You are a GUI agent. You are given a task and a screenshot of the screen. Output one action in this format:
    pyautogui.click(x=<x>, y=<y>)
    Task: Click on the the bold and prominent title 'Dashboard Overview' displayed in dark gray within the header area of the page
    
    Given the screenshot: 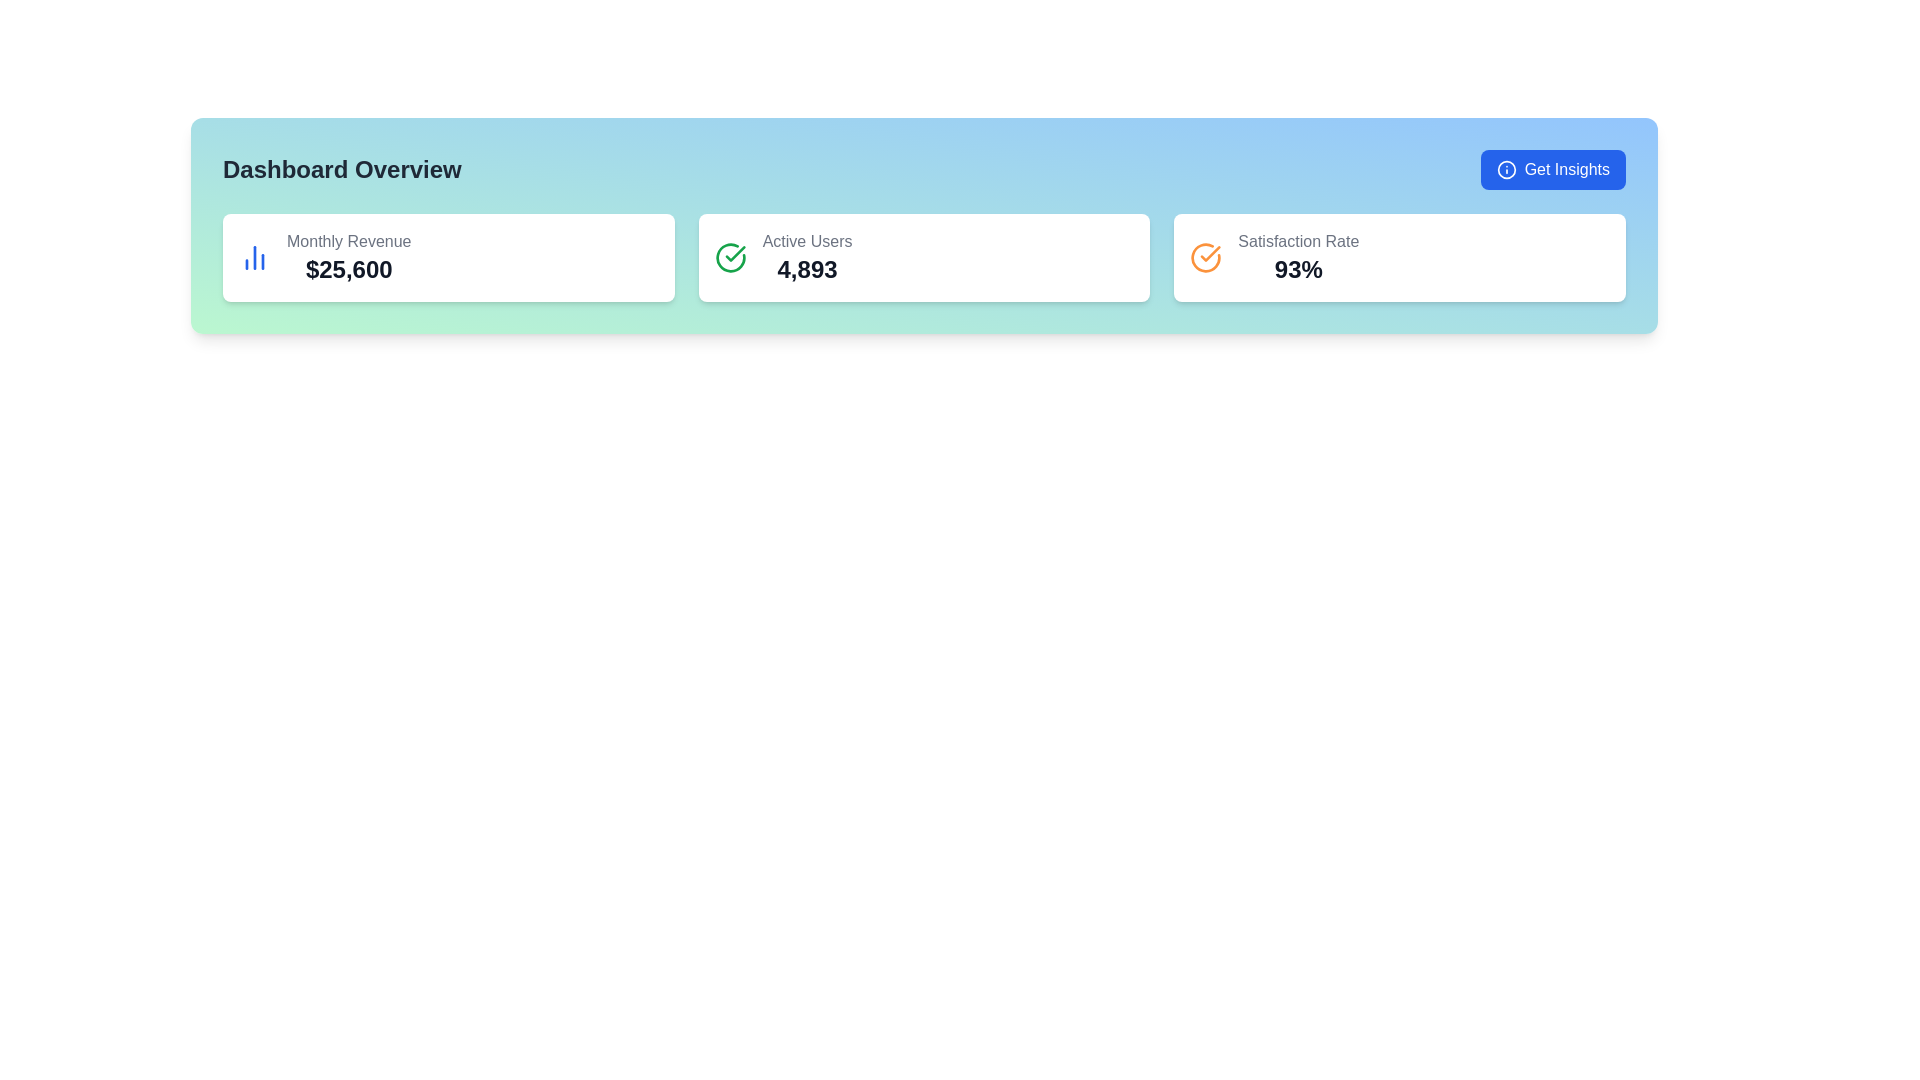 What is the action you would take?
    pyautogui.click(x=342, y=168)
    